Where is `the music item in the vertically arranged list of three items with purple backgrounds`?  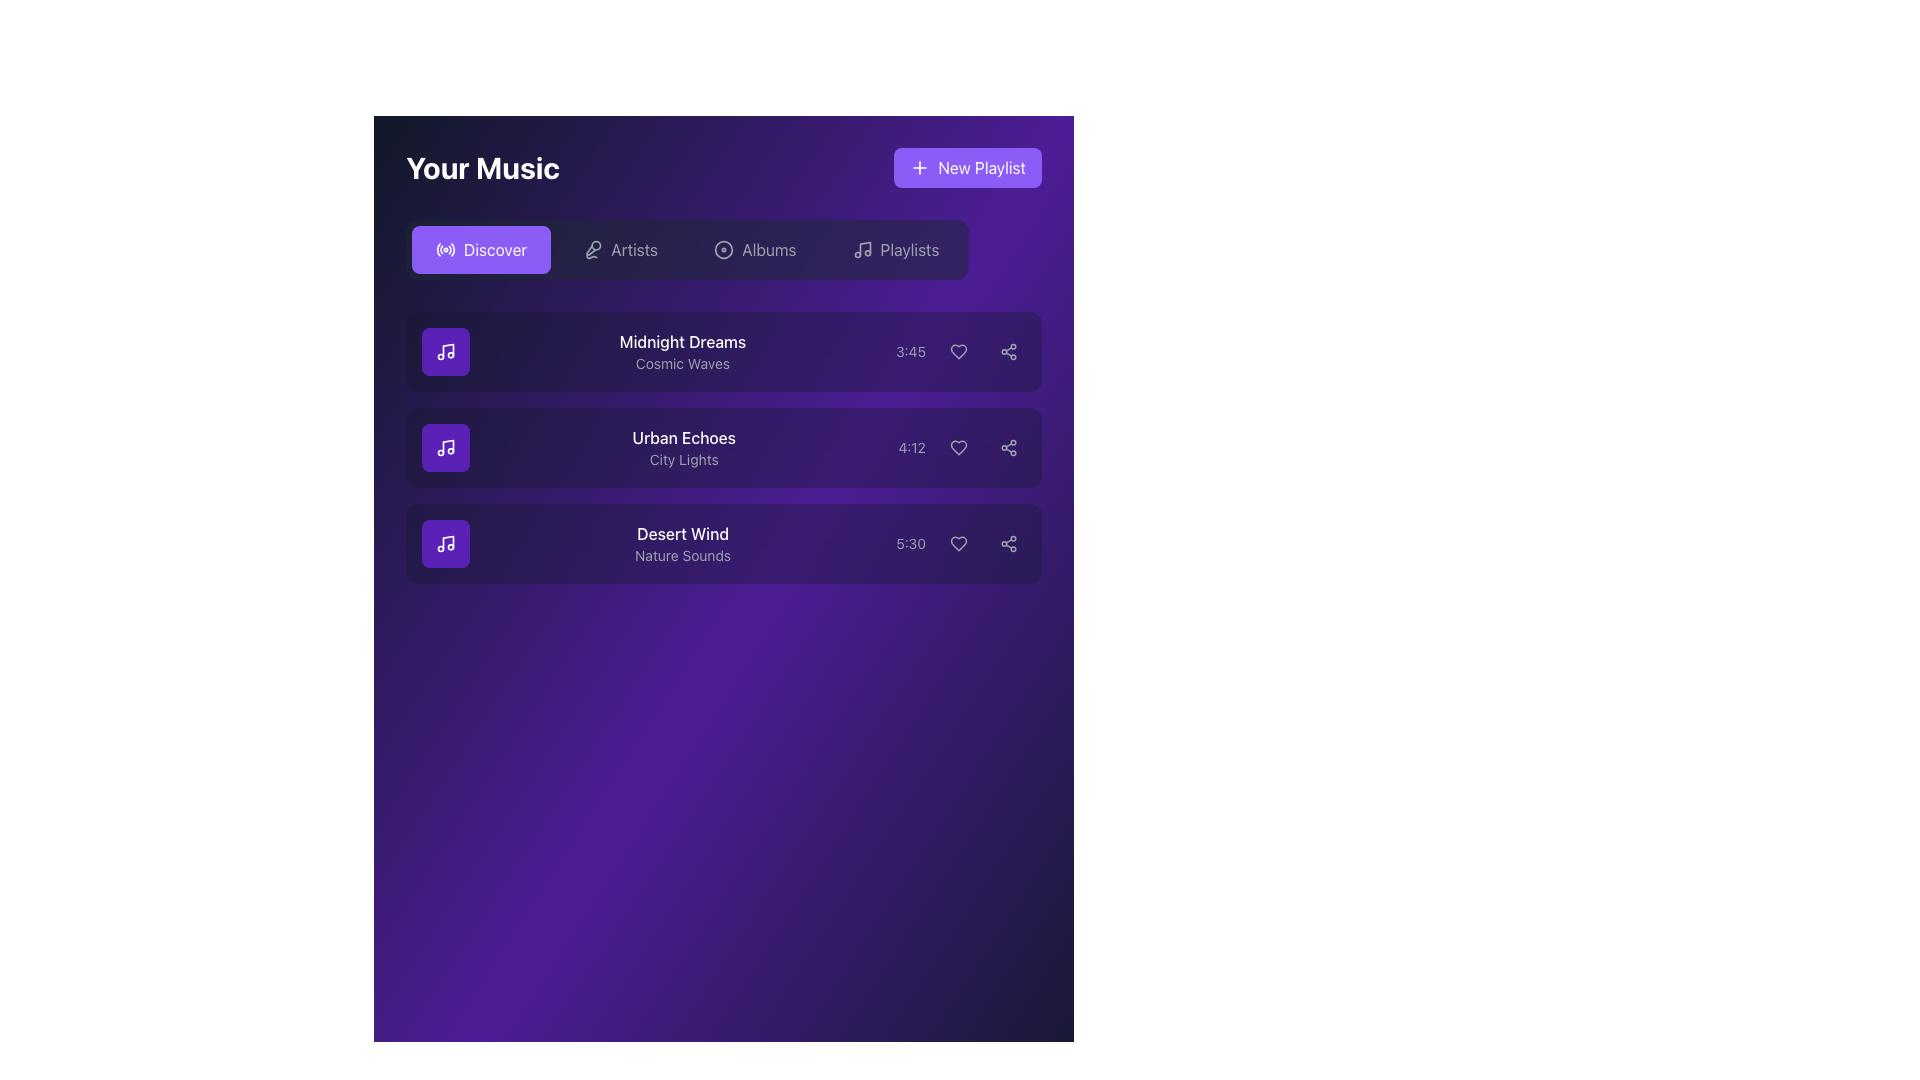 the music item in the vertically arranged list of three items with purple backgrounds is located at coordinates (723, 366).